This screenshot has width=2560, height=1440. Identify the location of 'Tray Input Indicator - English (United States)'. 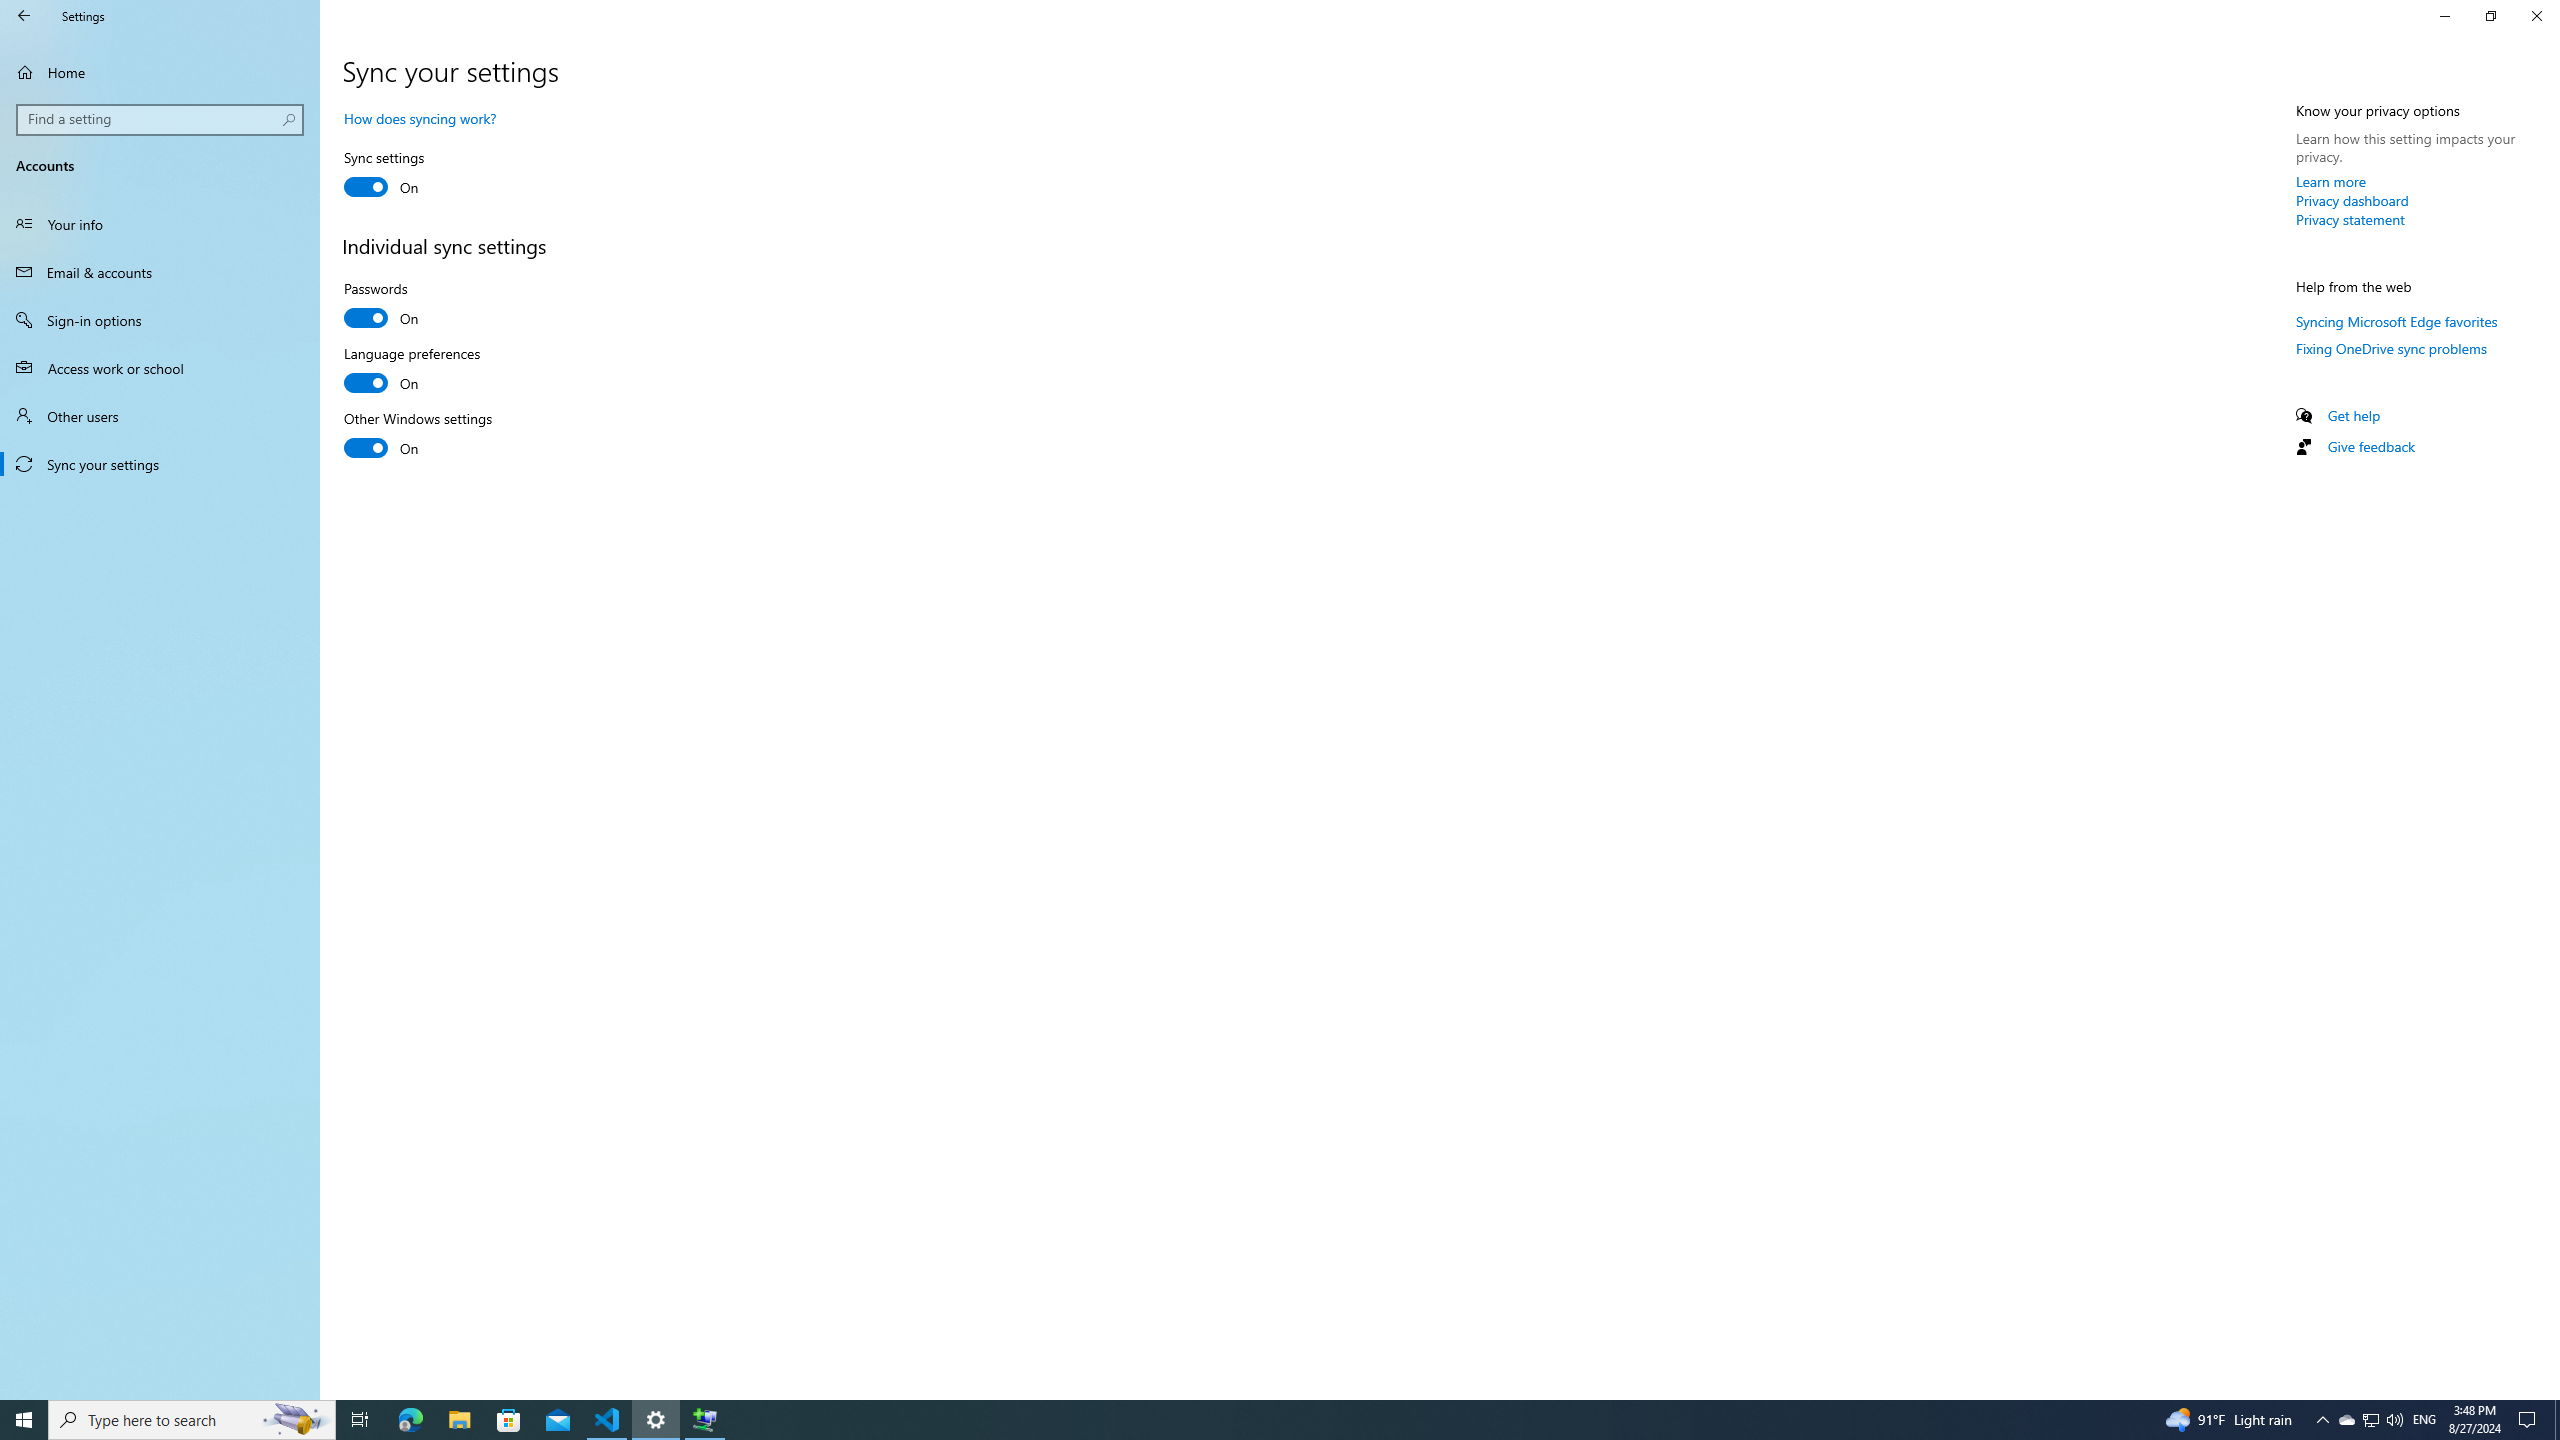
(2424, 1418).